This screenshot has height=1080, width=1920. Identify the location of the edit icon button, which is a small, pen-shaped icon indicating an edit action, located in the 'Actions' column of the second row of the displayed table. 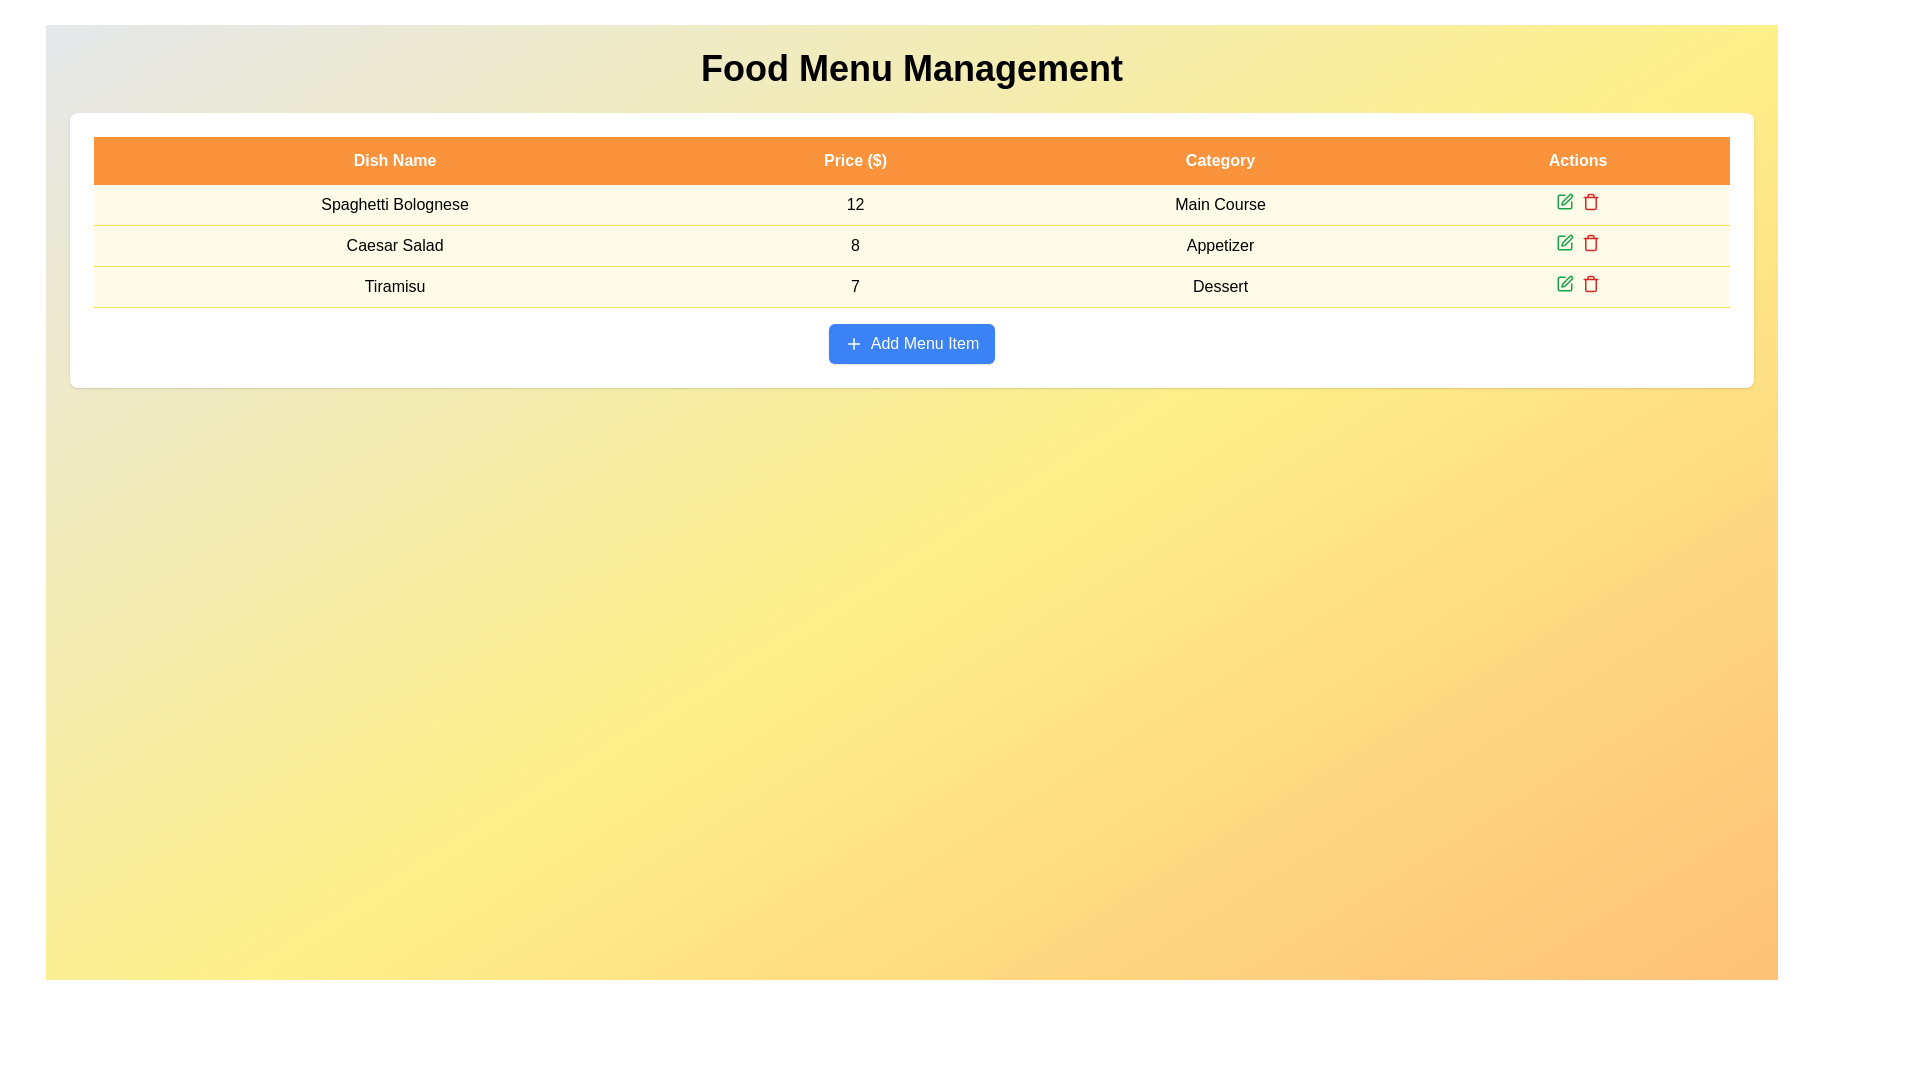
(1566, 239).